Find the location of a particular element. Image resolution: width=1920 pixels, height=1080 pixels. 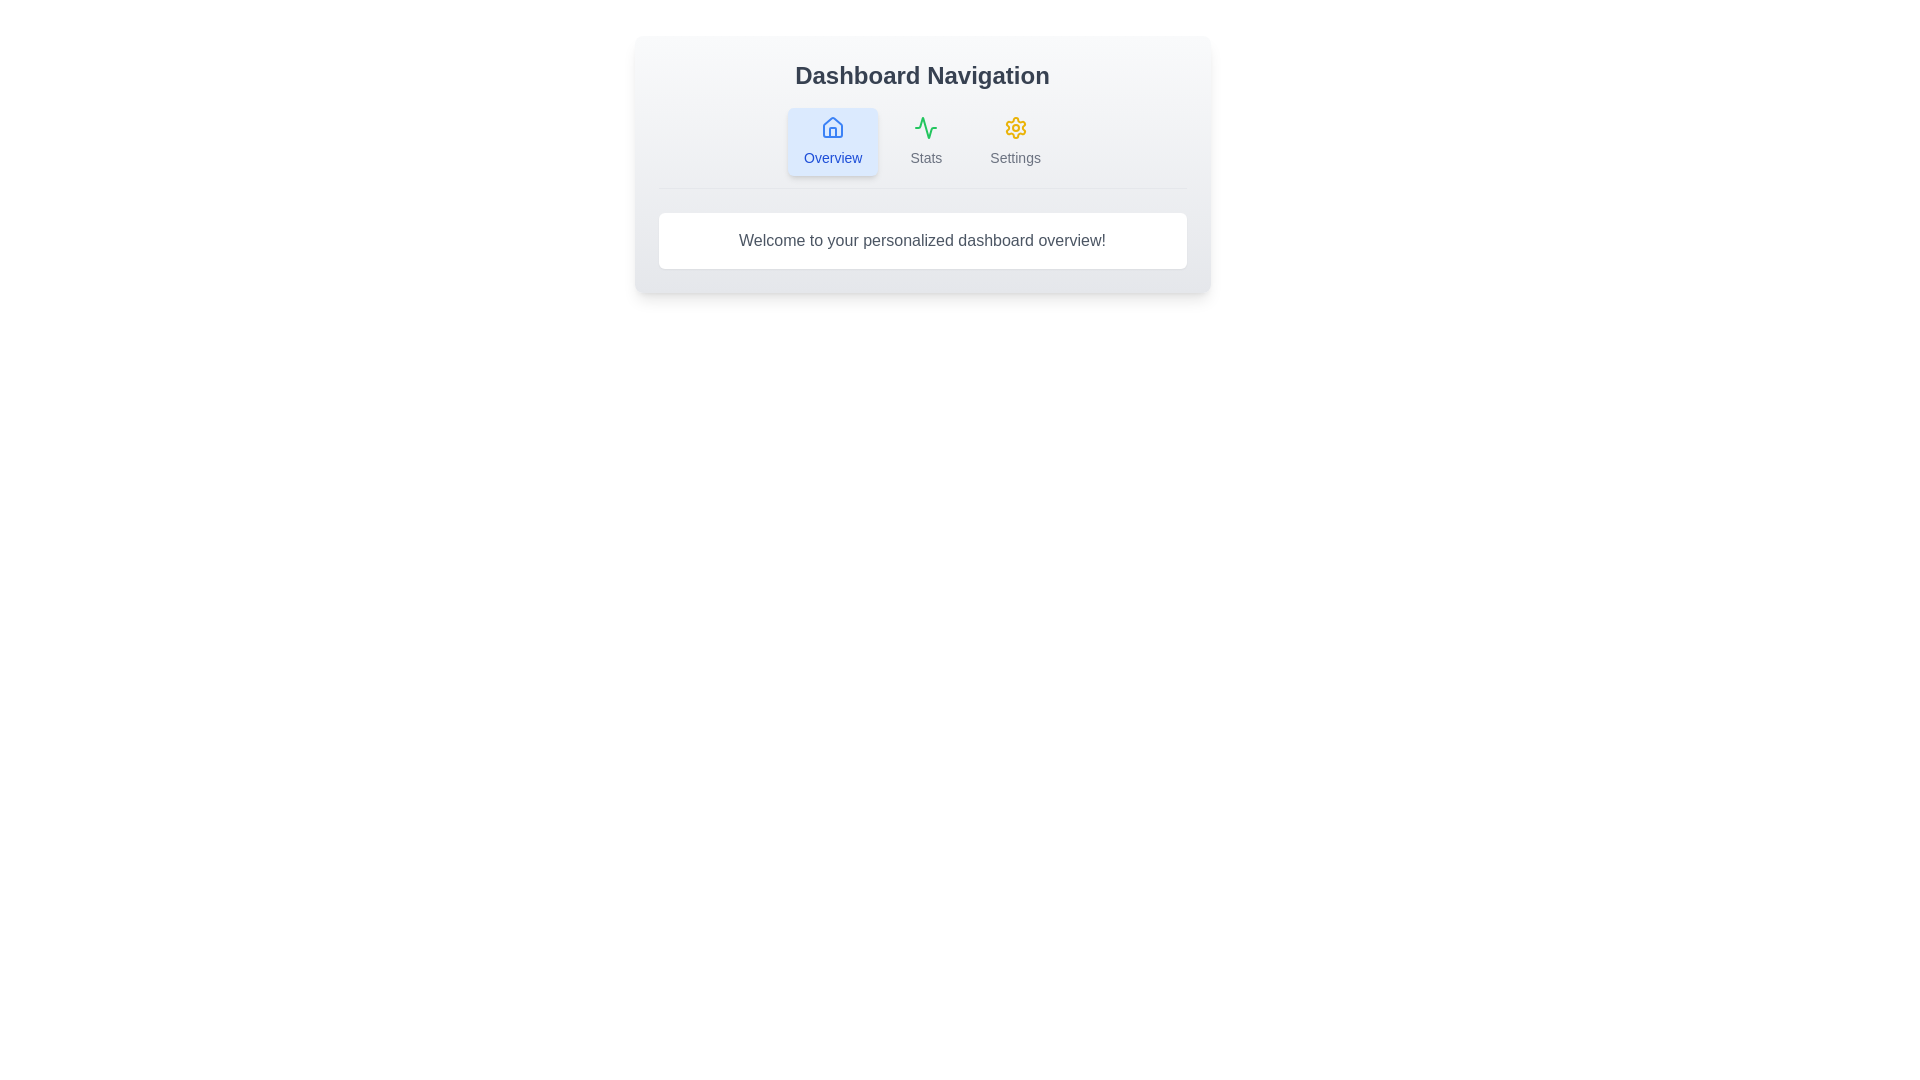

the Overview tab to navigate to its section is located at coordinates (833, 141).